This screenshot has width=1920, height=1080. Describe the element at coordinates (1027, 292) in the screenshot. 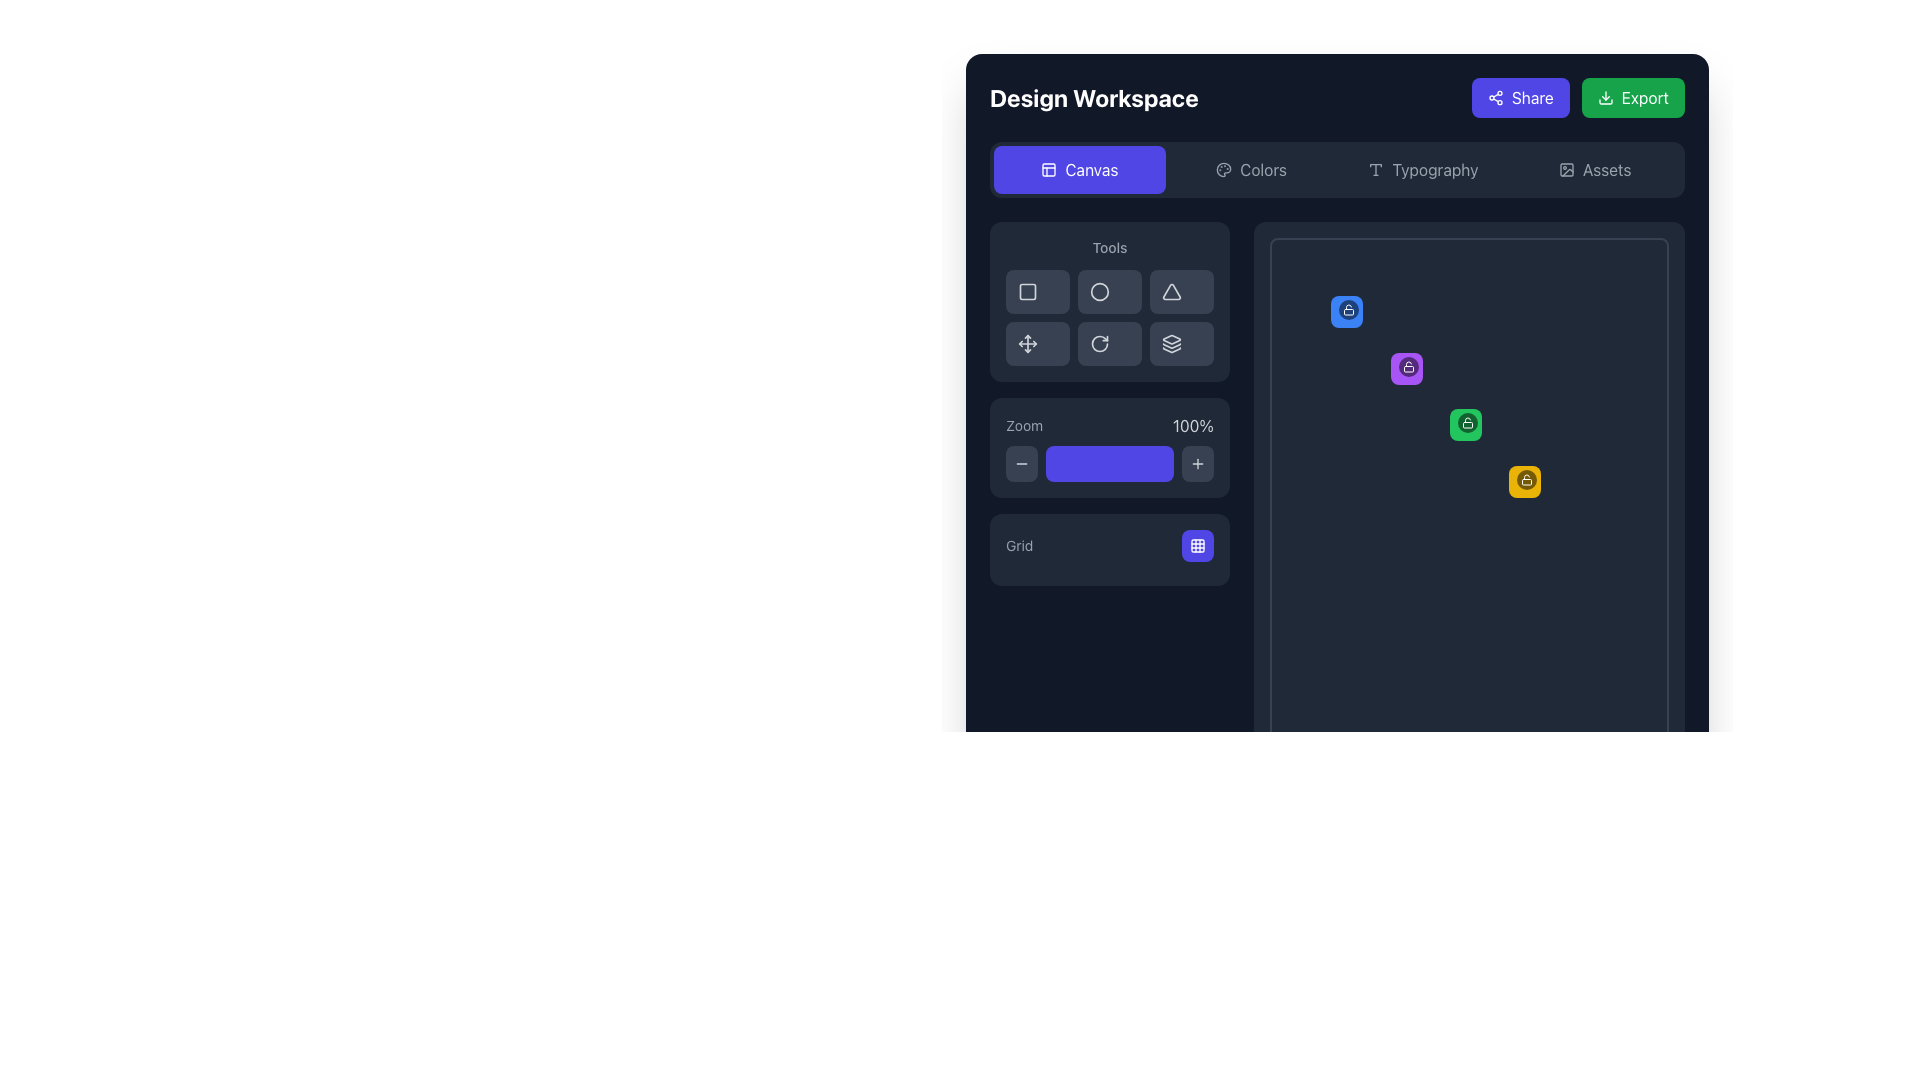

I see `the square-shaped icon button with a bordered outline, styled in light-gray, located in the left section of the interface as the first item in the group of tool icons` at that location.